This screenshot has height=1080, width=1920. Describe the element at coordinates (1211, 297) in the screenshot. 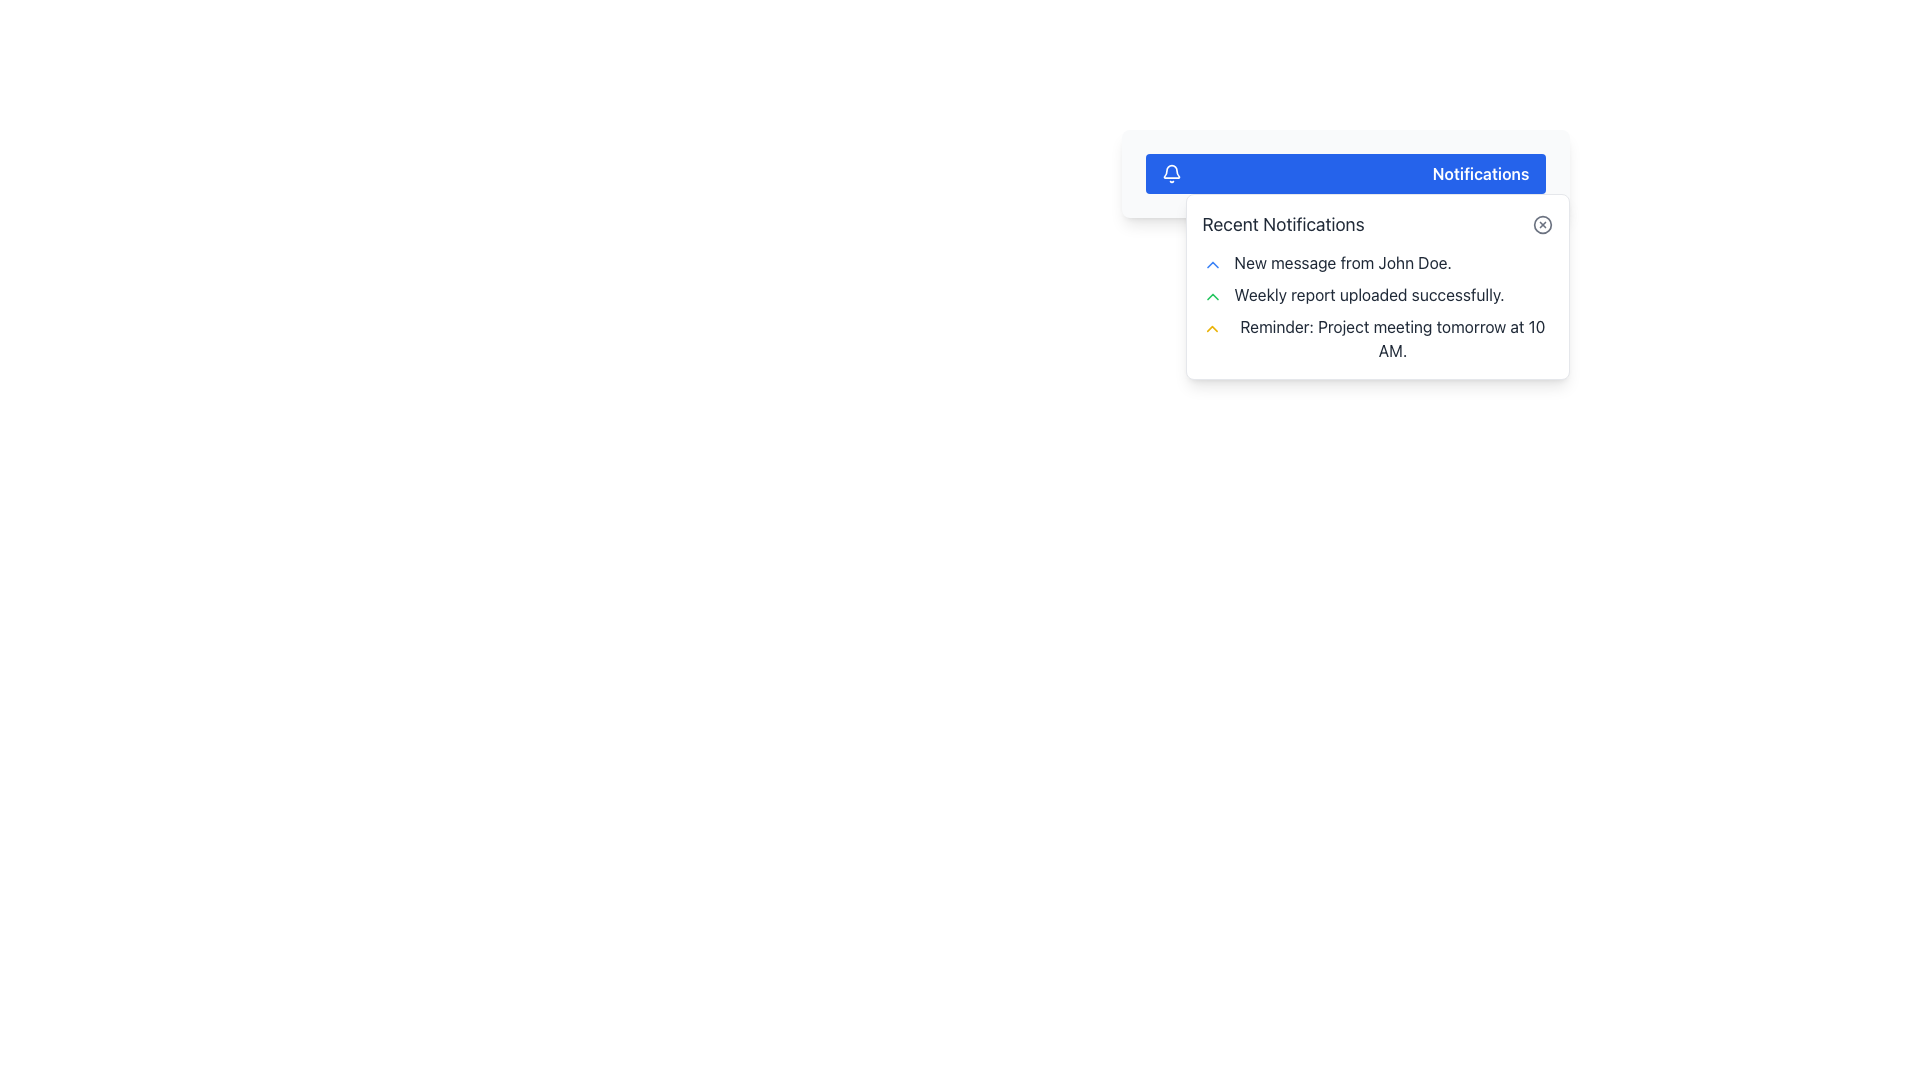

I see `the green chevron icon located next to the text 'Weekly report uploaded successfully' in the notification list` at that location.